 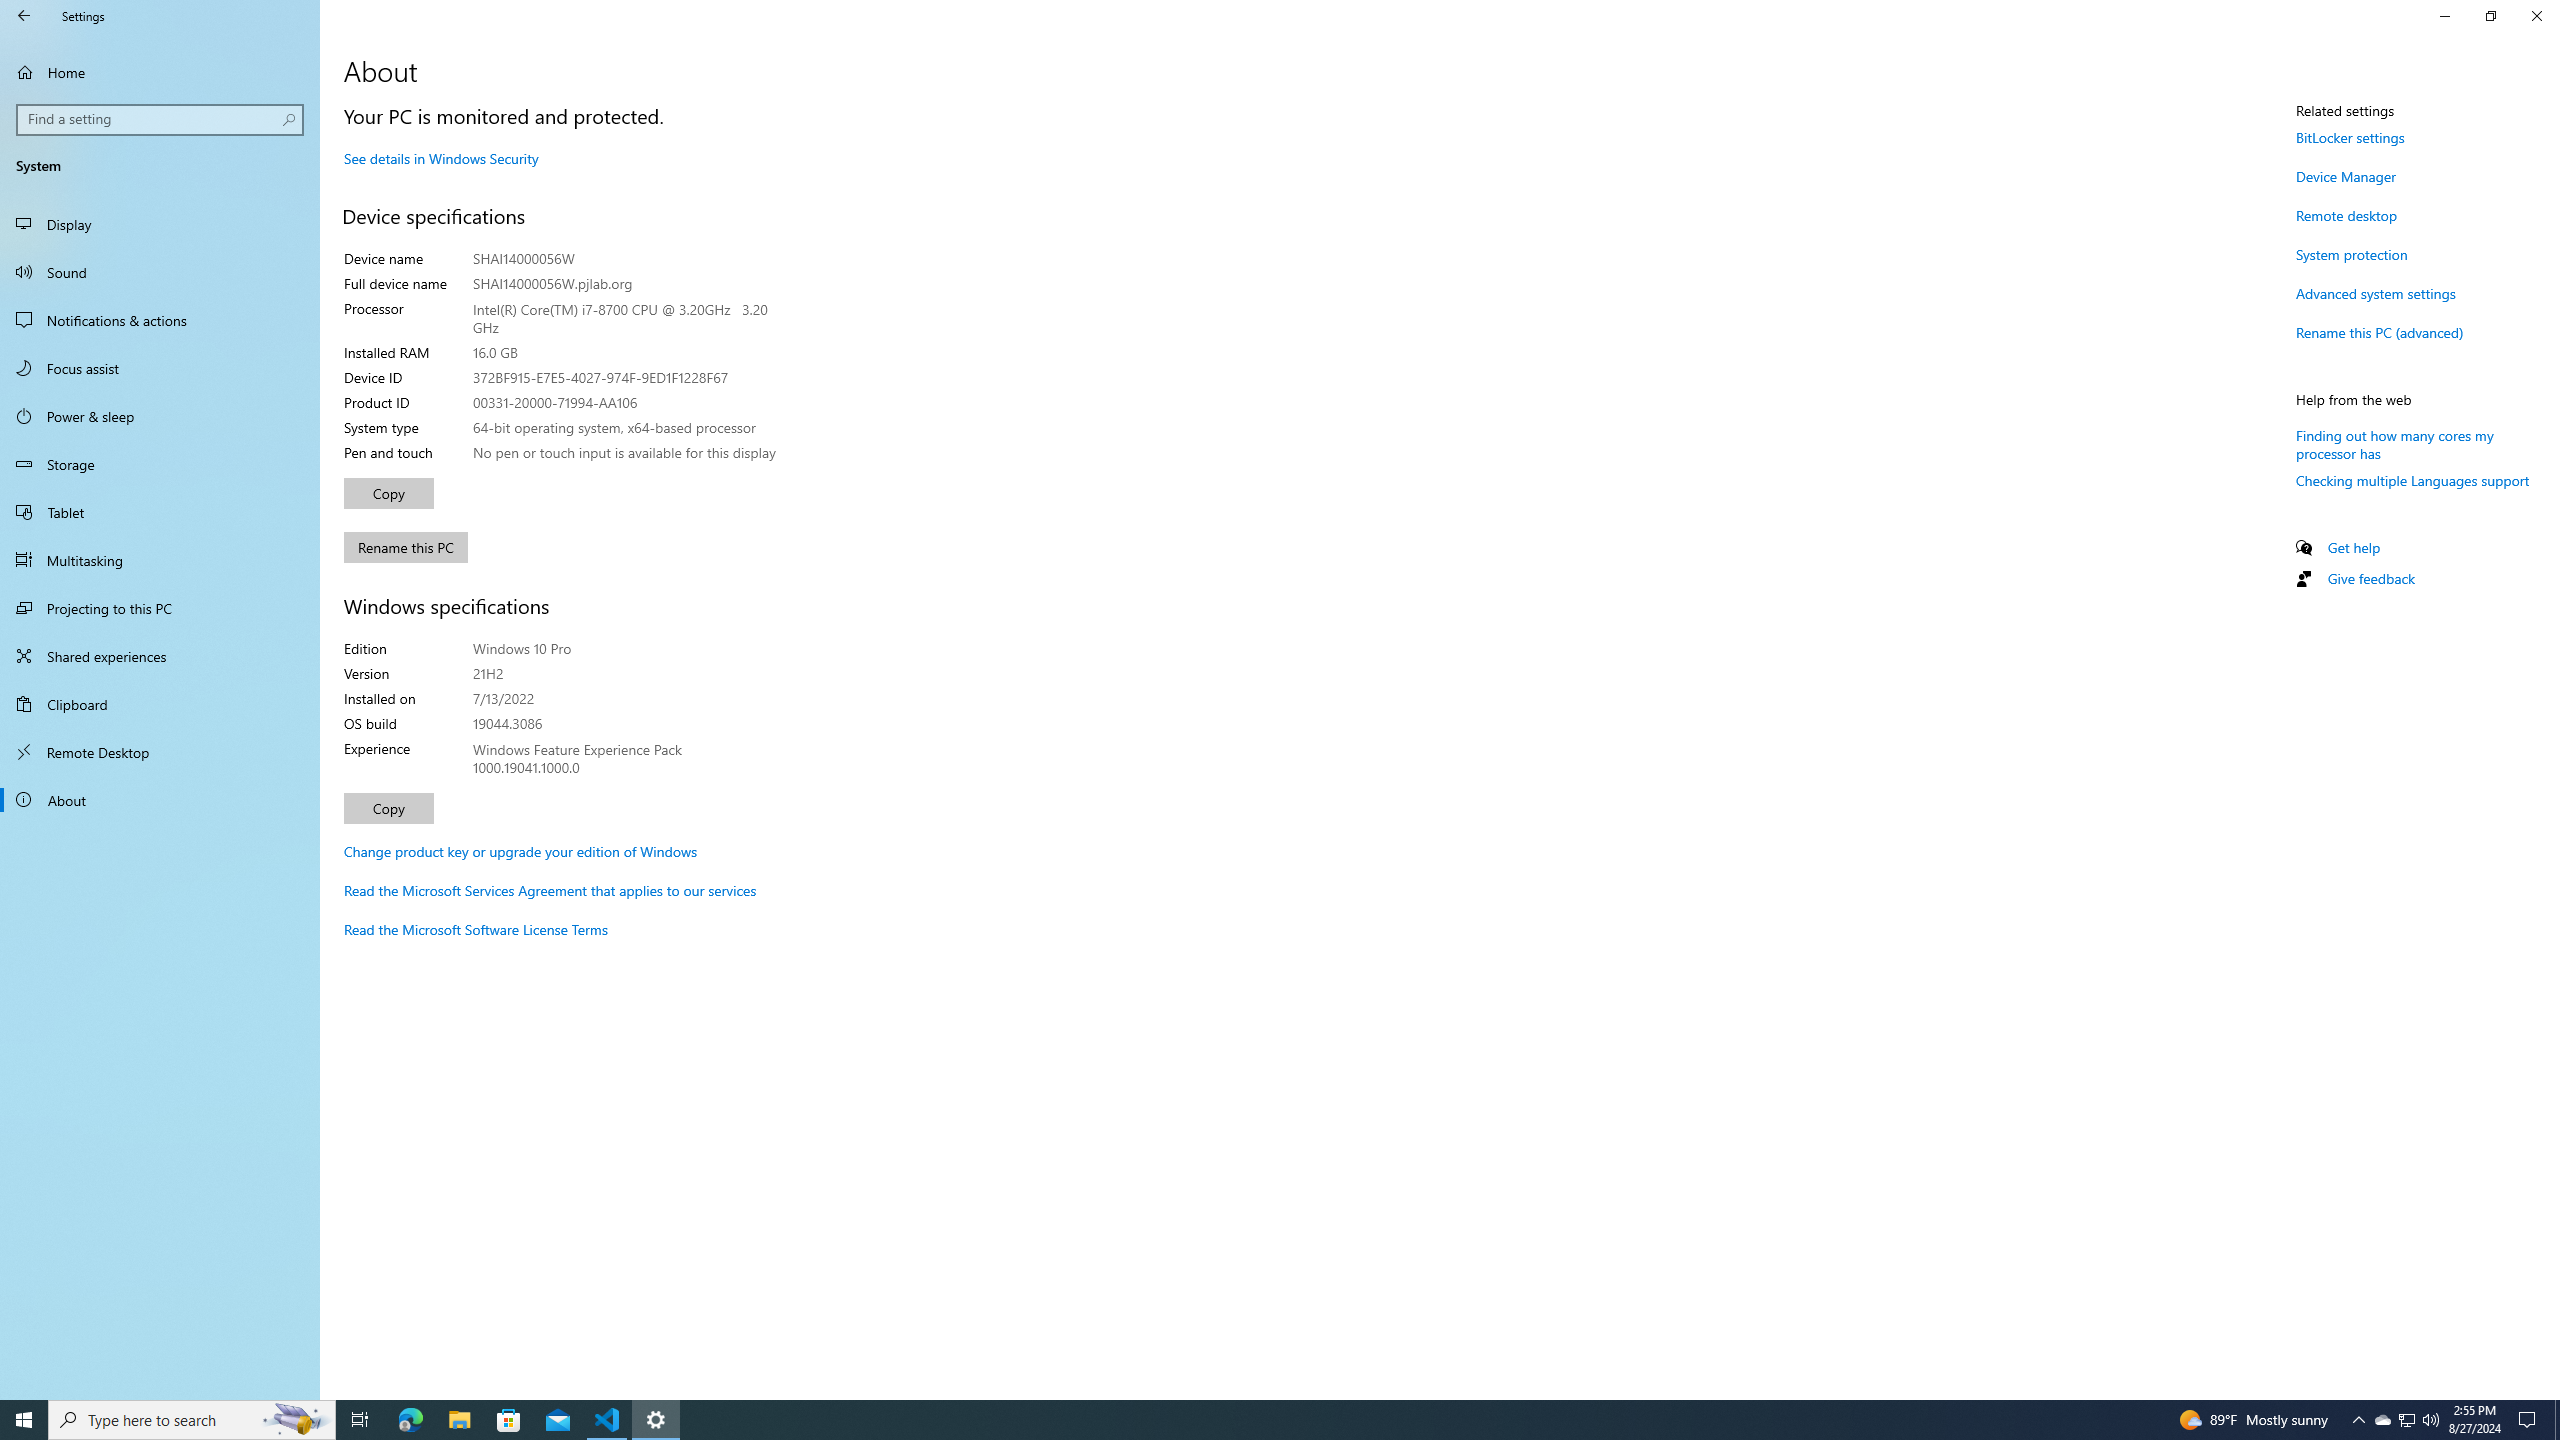 I want to click on 'Remote Desktop', so click(x=159, y=751).